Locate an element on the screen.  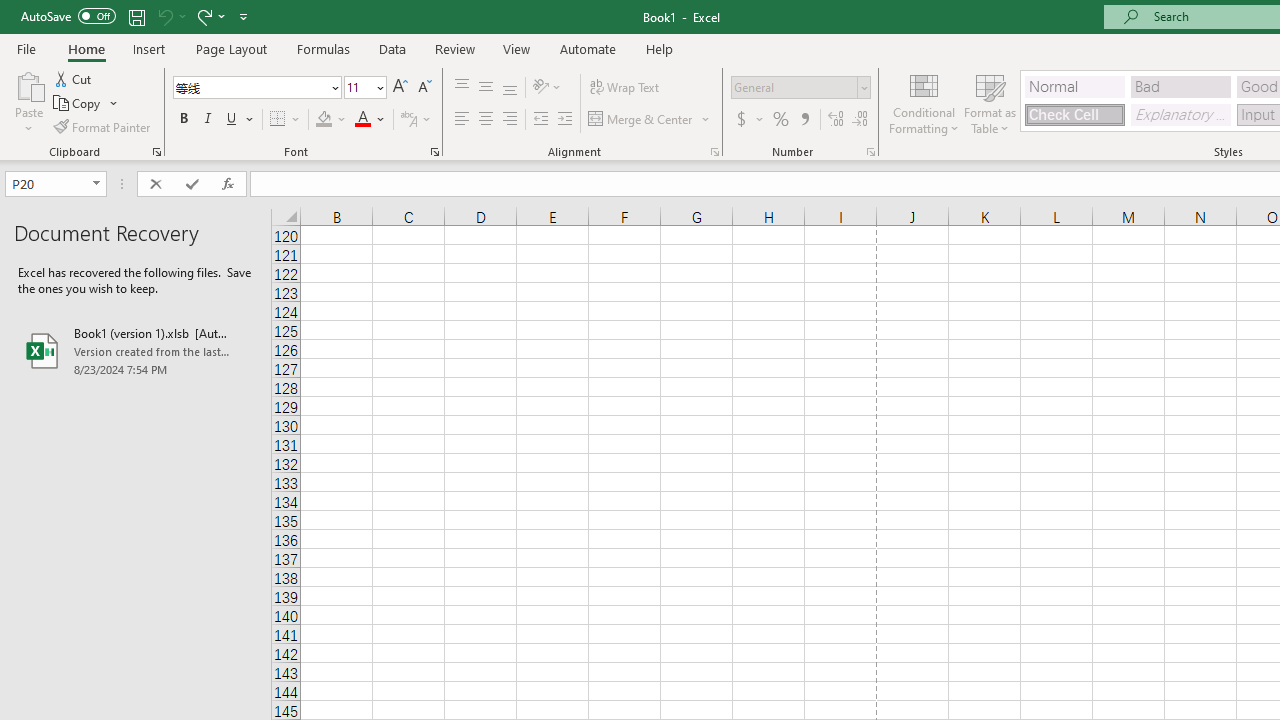
'Bottom Border' is located at coordinates (277, 119).